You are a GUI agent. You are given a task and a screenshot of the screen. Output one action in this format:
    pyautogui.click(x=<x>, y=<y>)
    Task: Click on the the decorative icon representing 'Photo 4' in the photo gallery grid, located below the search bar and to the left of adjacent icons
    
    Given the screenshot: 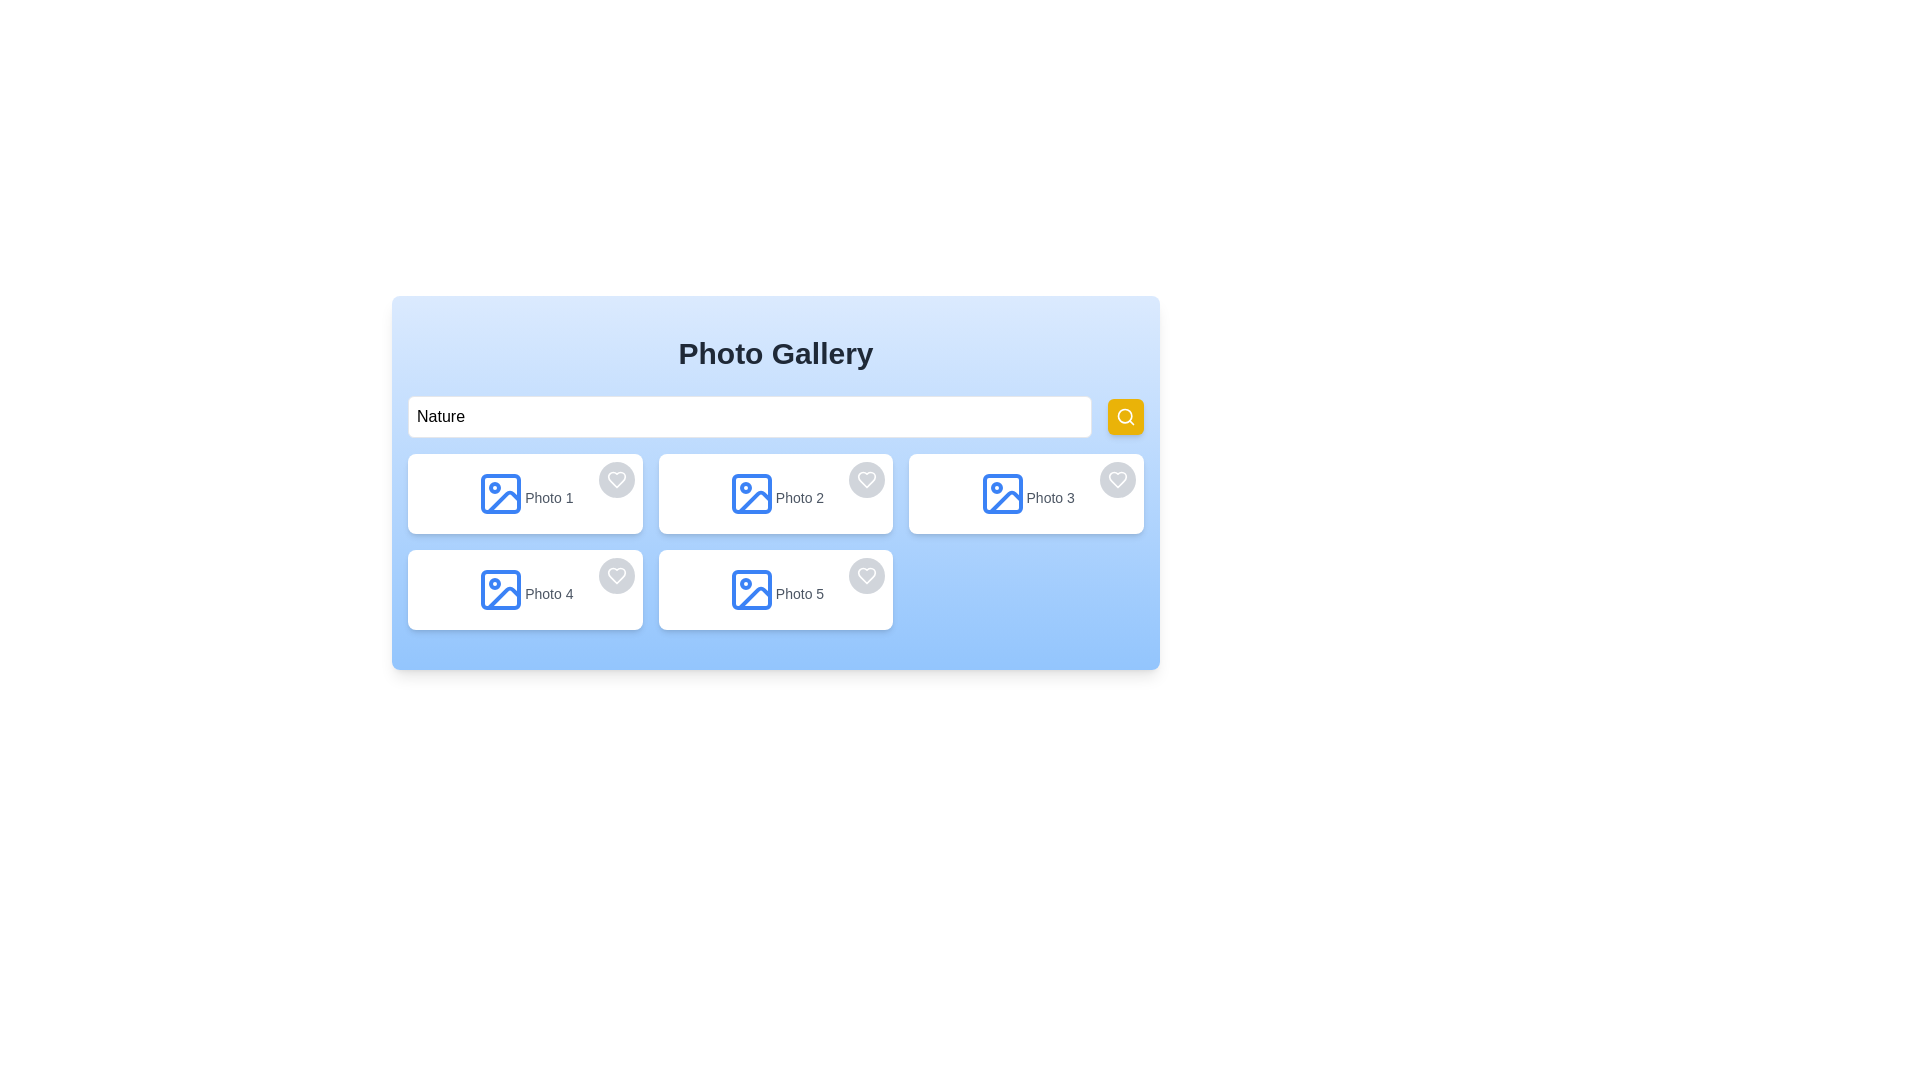 What is the action you would take?
    pyautogui.click(x=501, y=589)
    